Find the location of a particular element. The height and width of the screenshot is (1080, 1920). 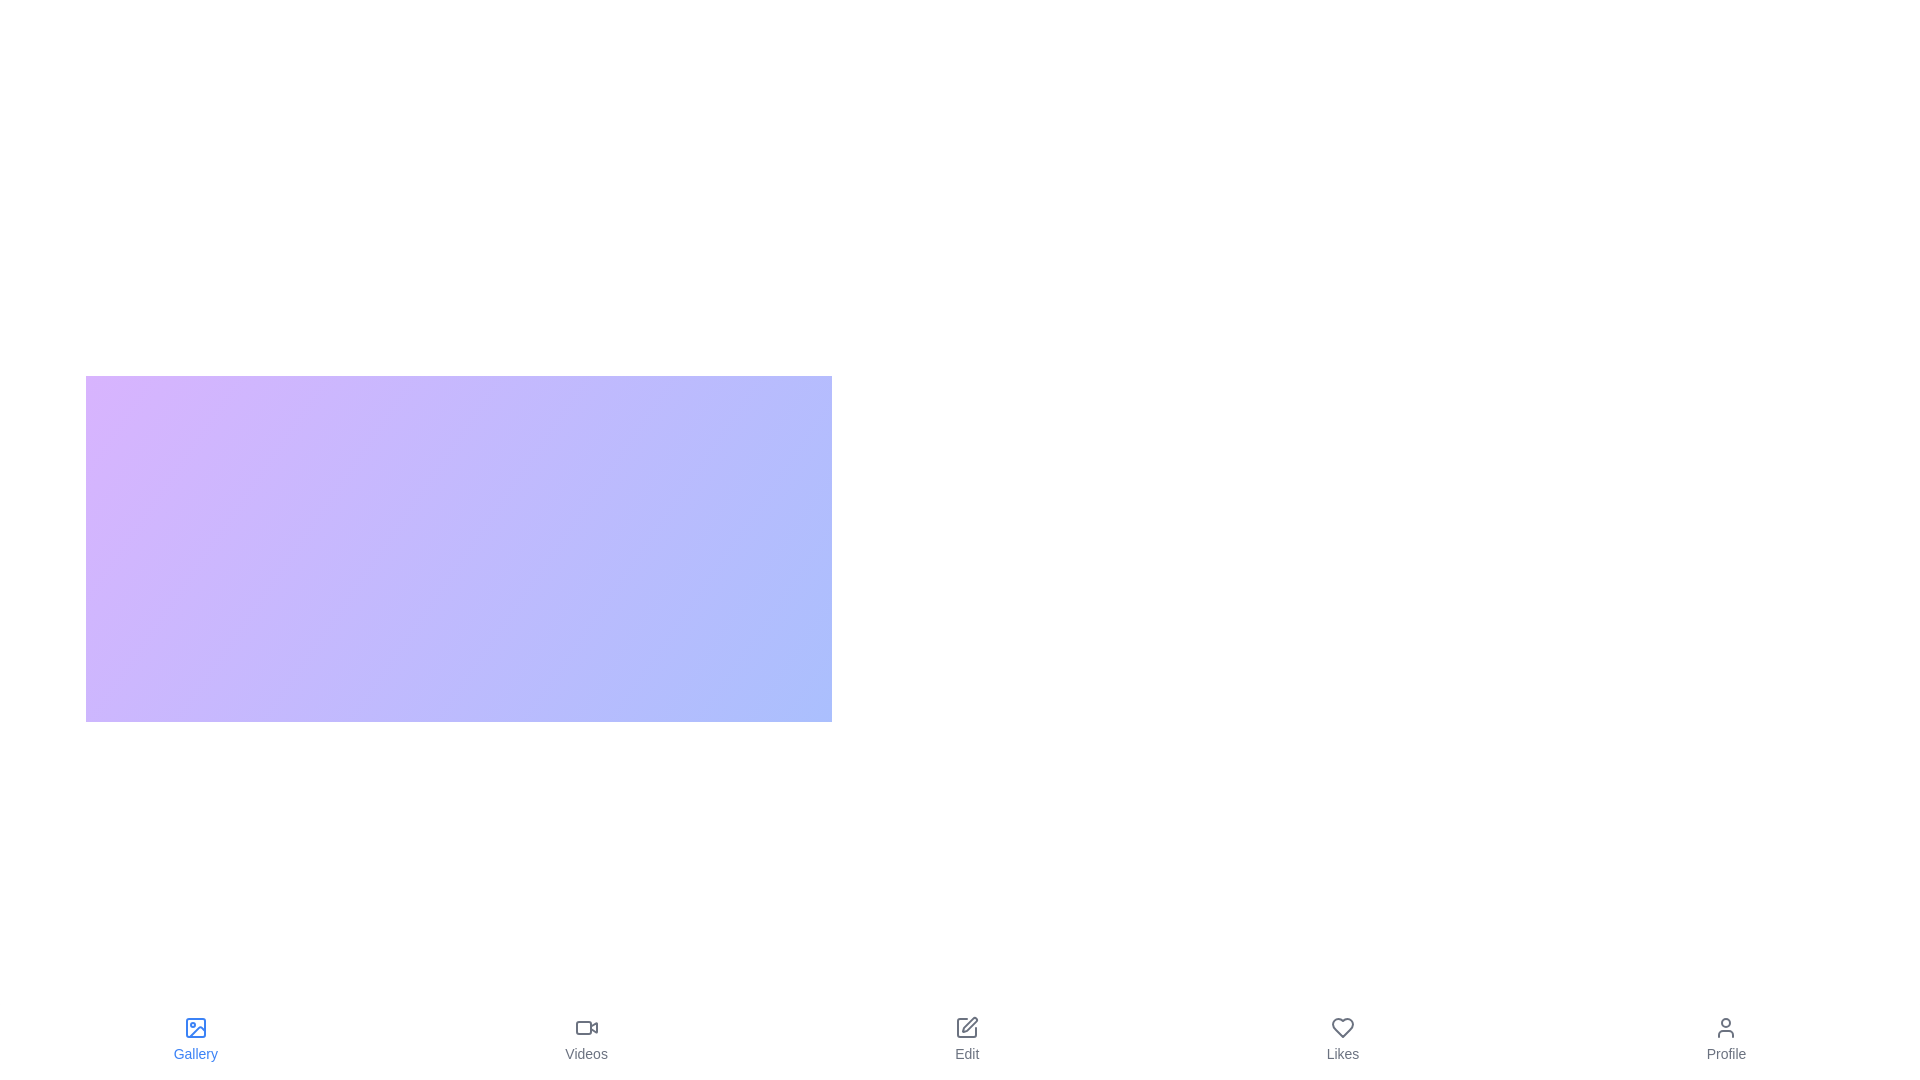

the Videos button to switch to the corresponding view is located at coordinates (584, 1039).